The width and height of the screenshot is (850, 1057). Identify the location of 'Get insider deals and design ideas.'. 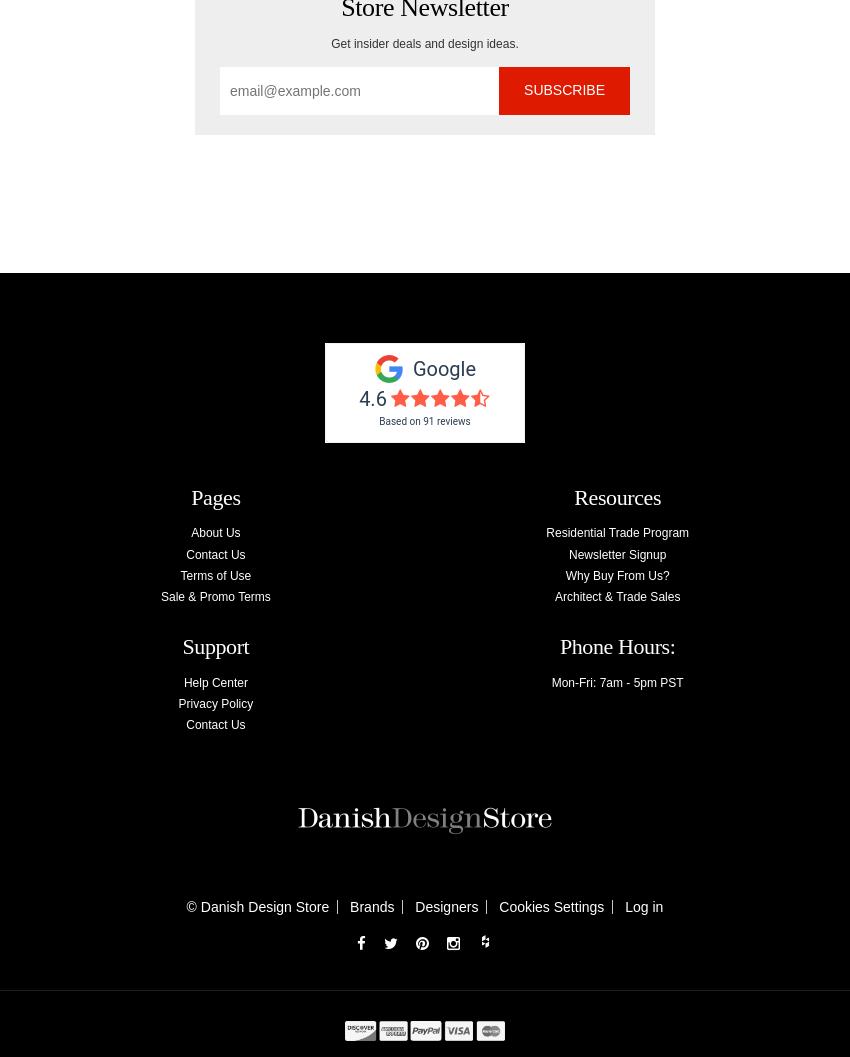
(424, 43).